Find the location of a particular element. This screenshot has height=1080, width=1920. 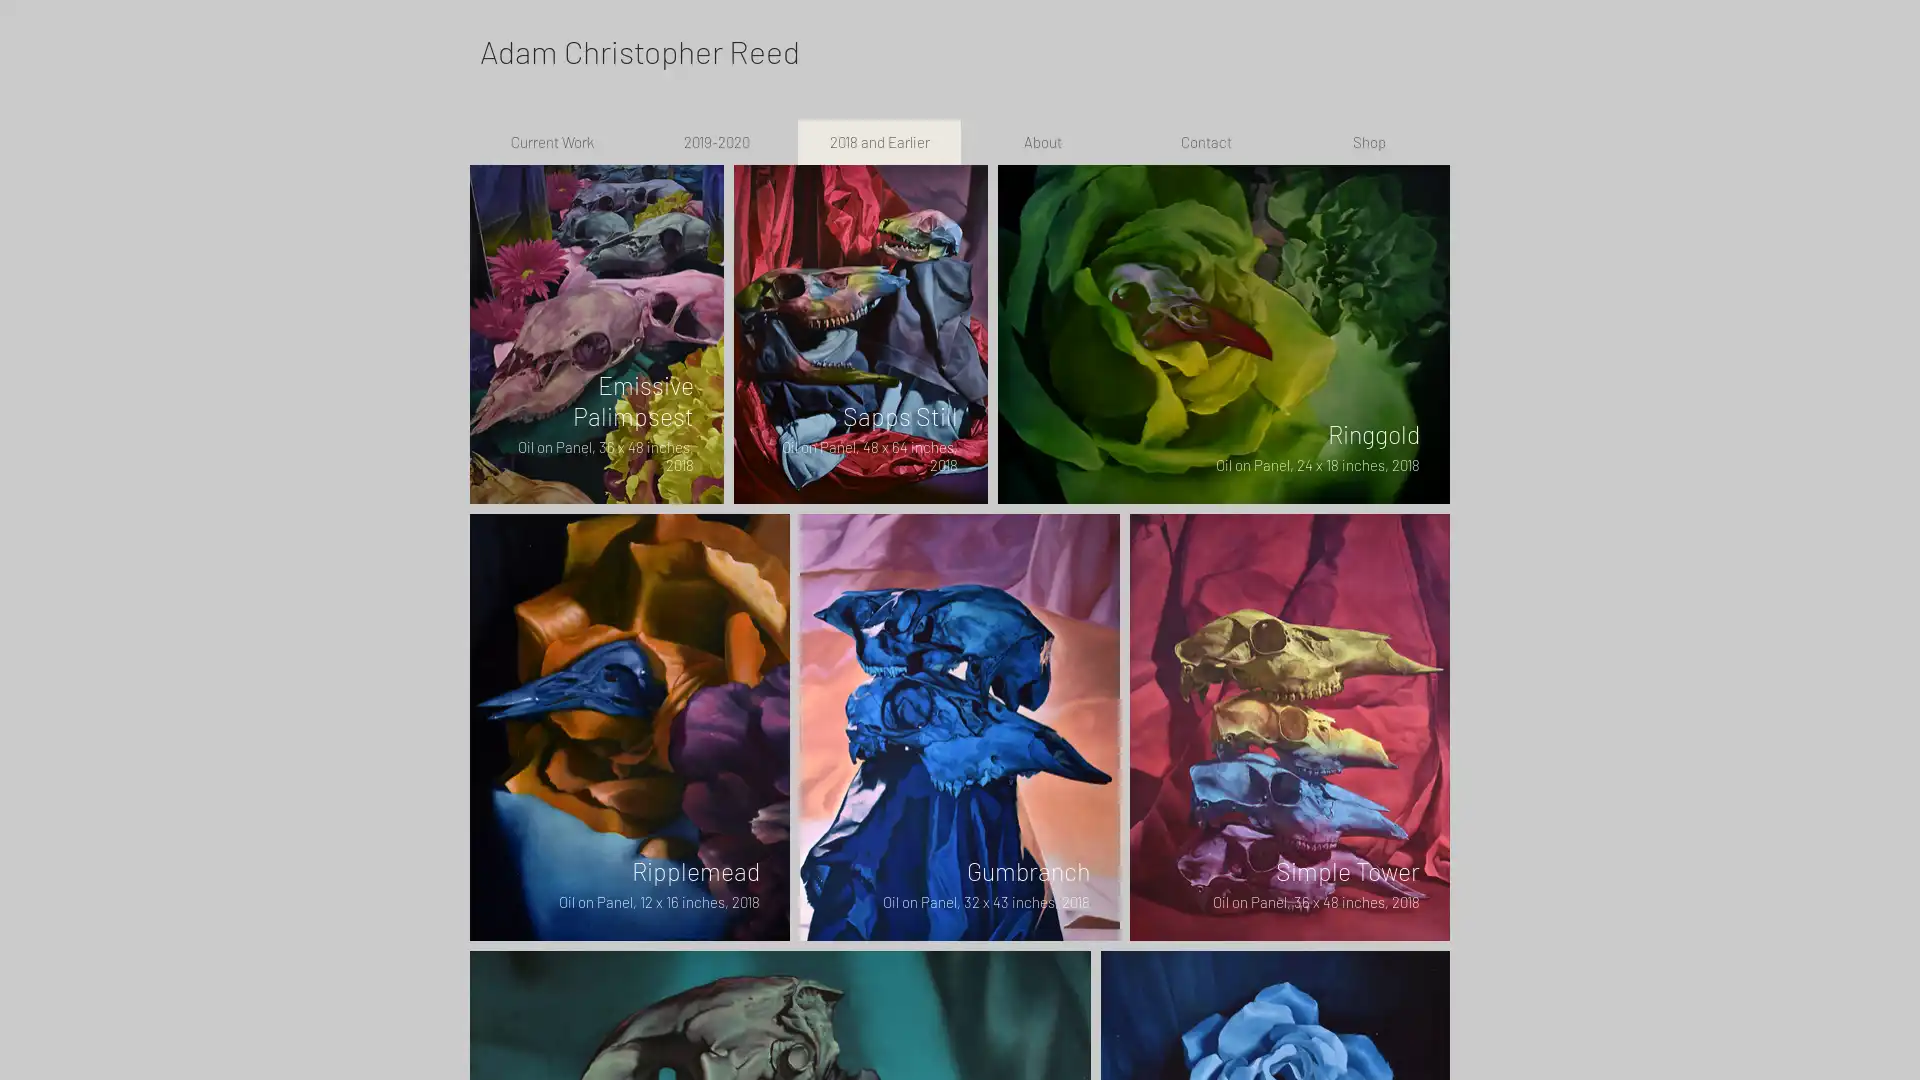

Emissive Palimpsest is located at coordinates (595, 333).